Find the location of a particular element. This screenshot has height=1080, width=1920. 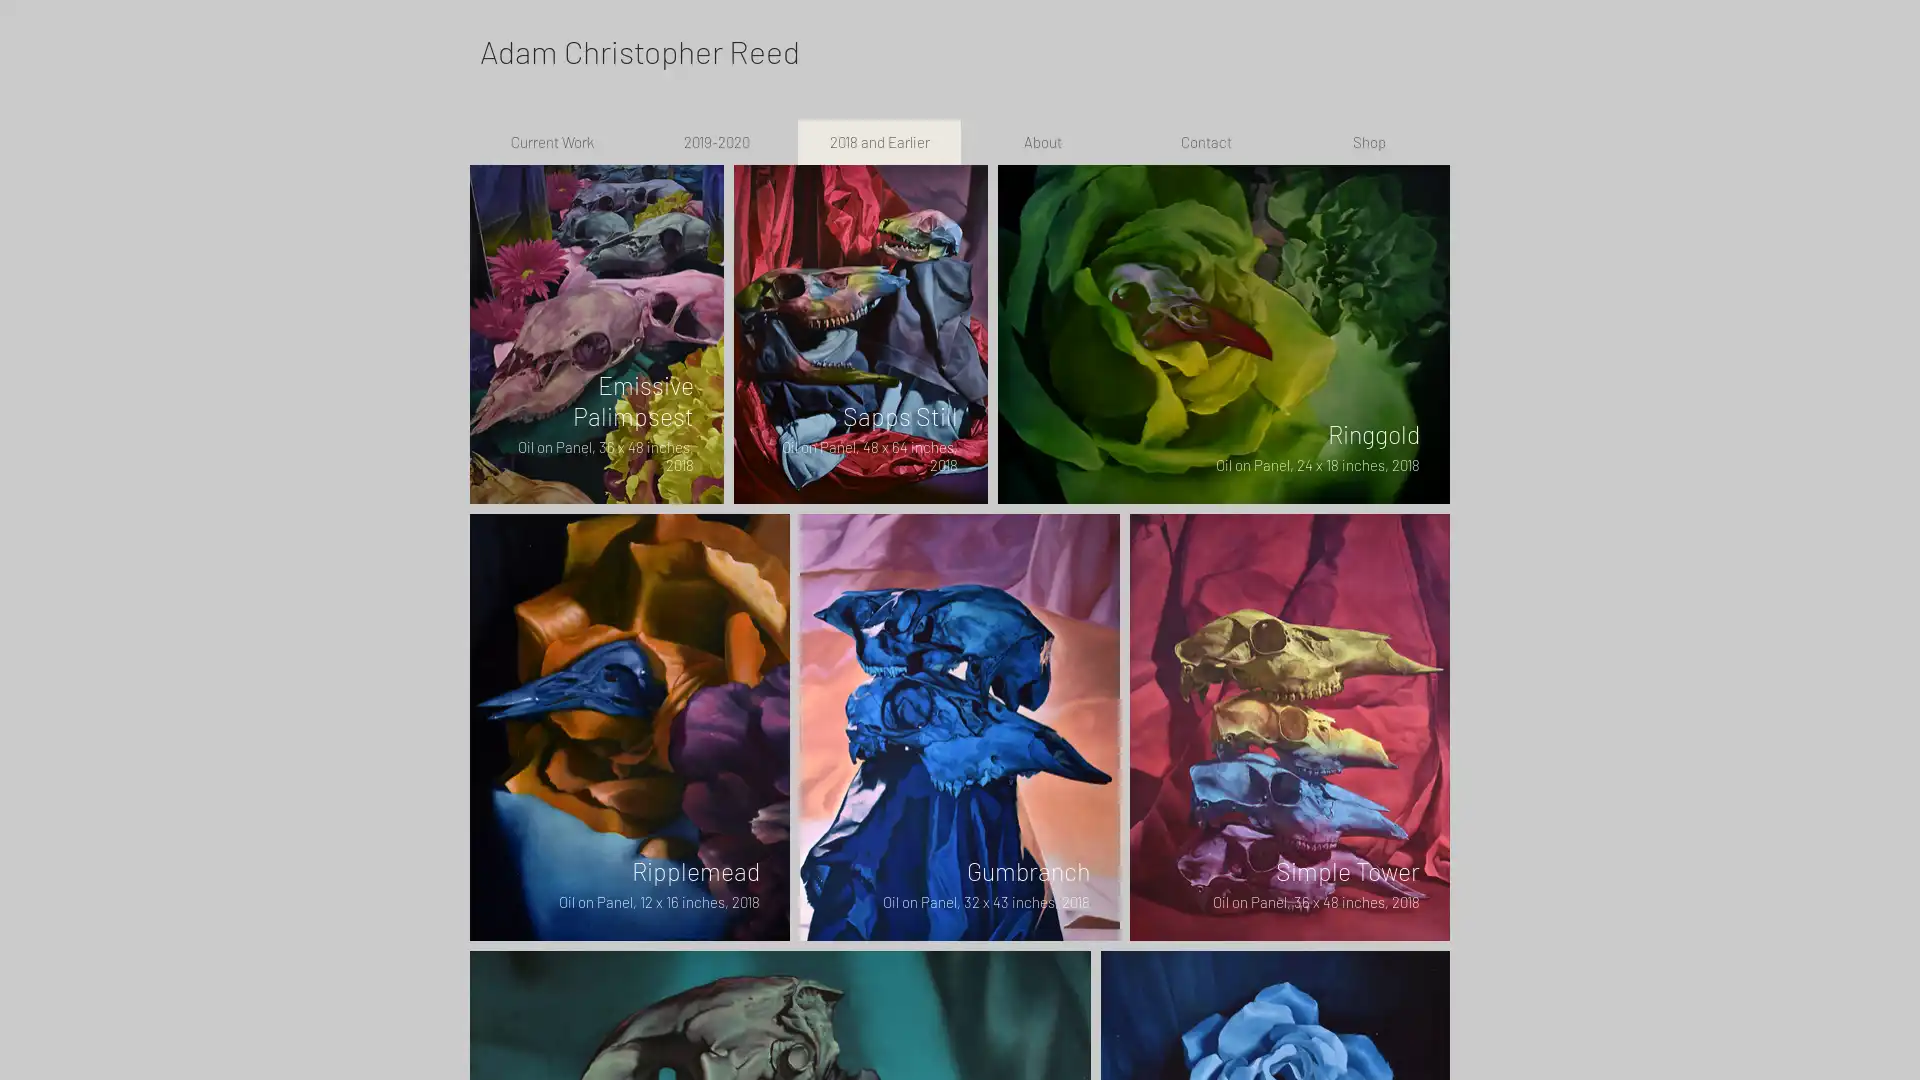

Emissive Palimpsest is located at coordinates (595, 333).